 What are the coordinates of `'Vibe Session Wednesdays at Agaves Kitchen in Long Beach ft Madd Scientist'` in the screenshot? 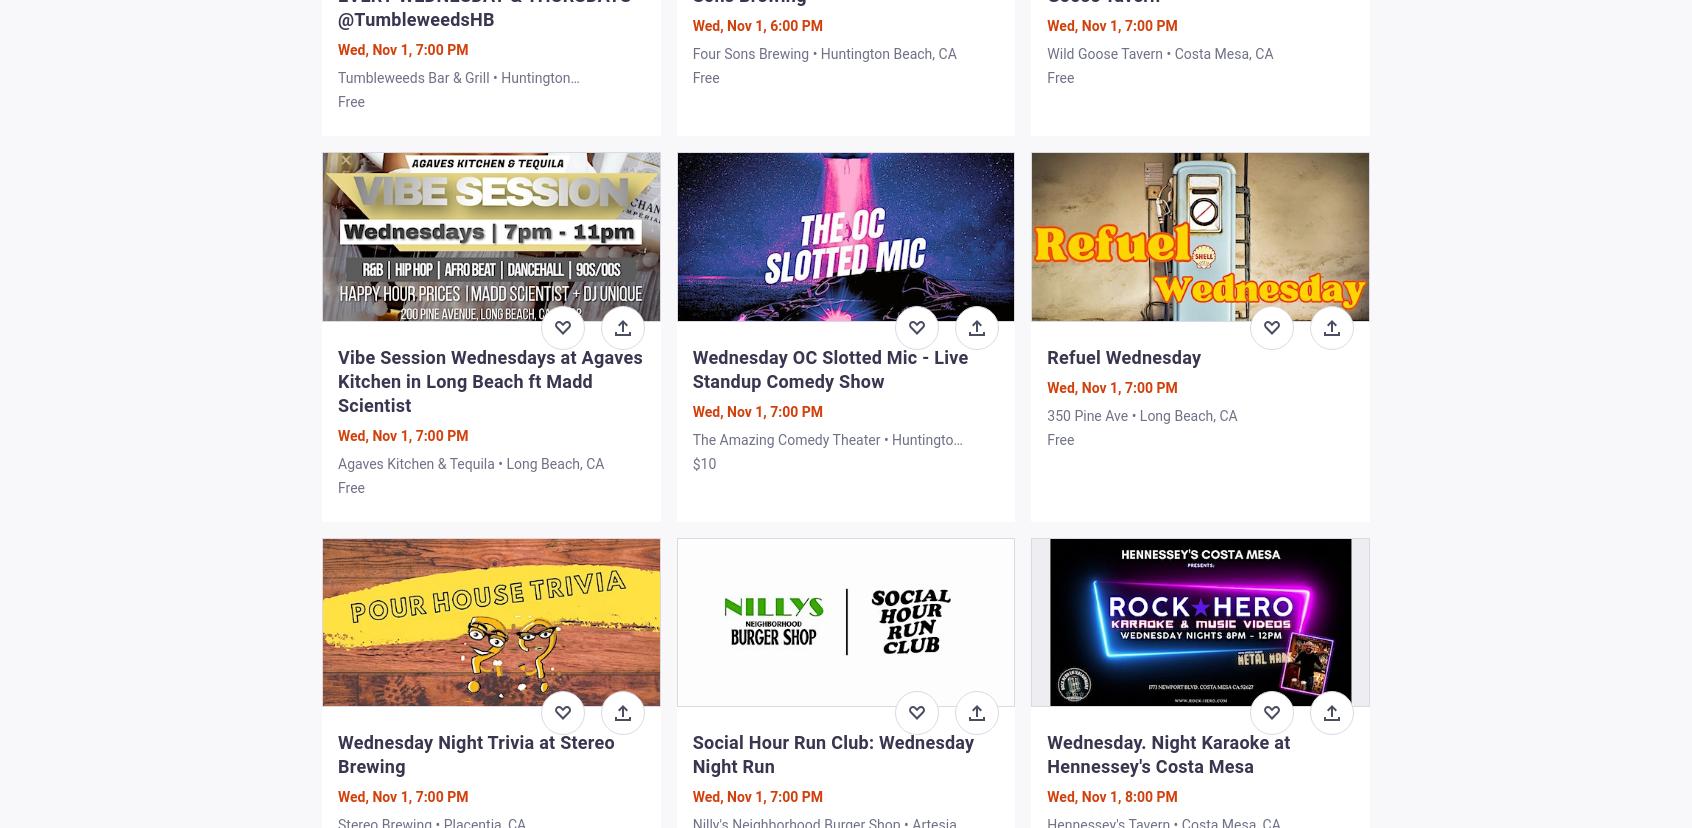 It's located at (489, 380).